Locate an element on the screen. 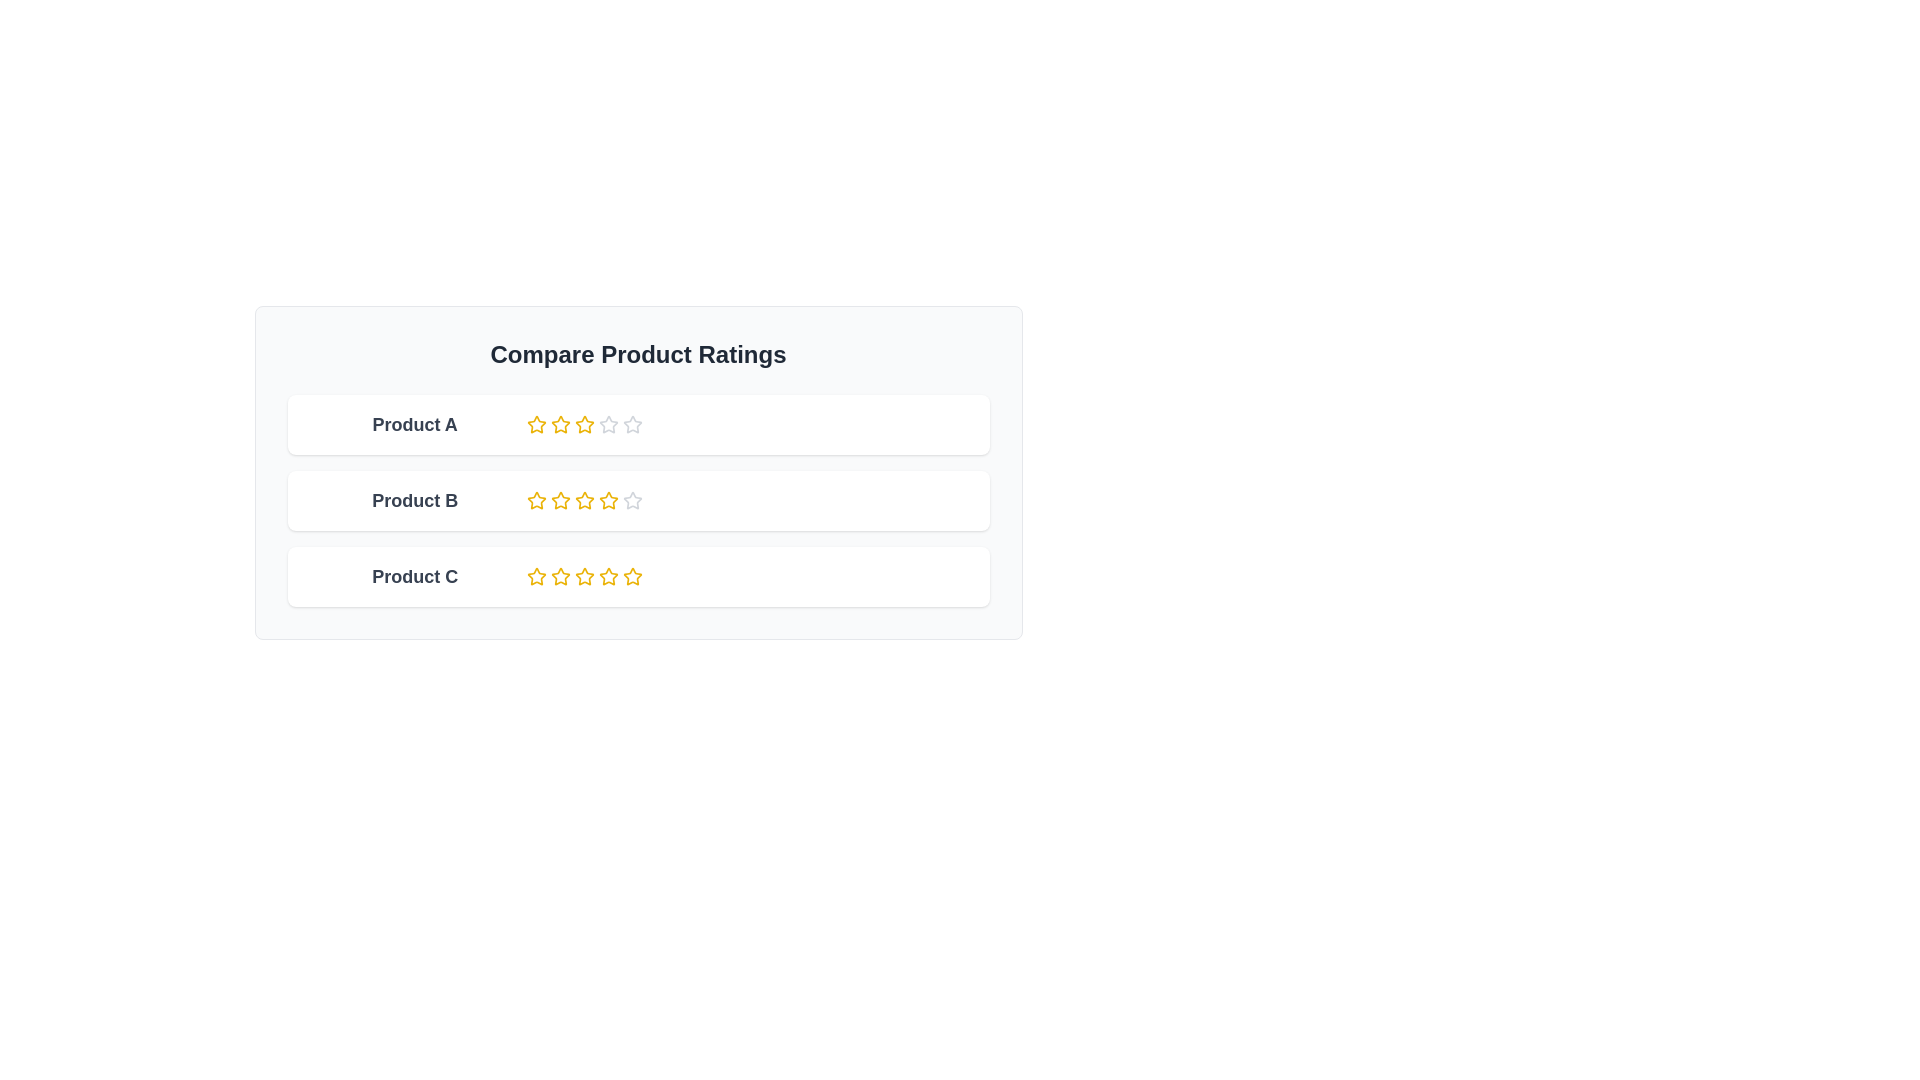  the fifth yellow star in the second rating row for 'Product B', which is a star icon indicative of a rating component is located at coordinates (607, 500).